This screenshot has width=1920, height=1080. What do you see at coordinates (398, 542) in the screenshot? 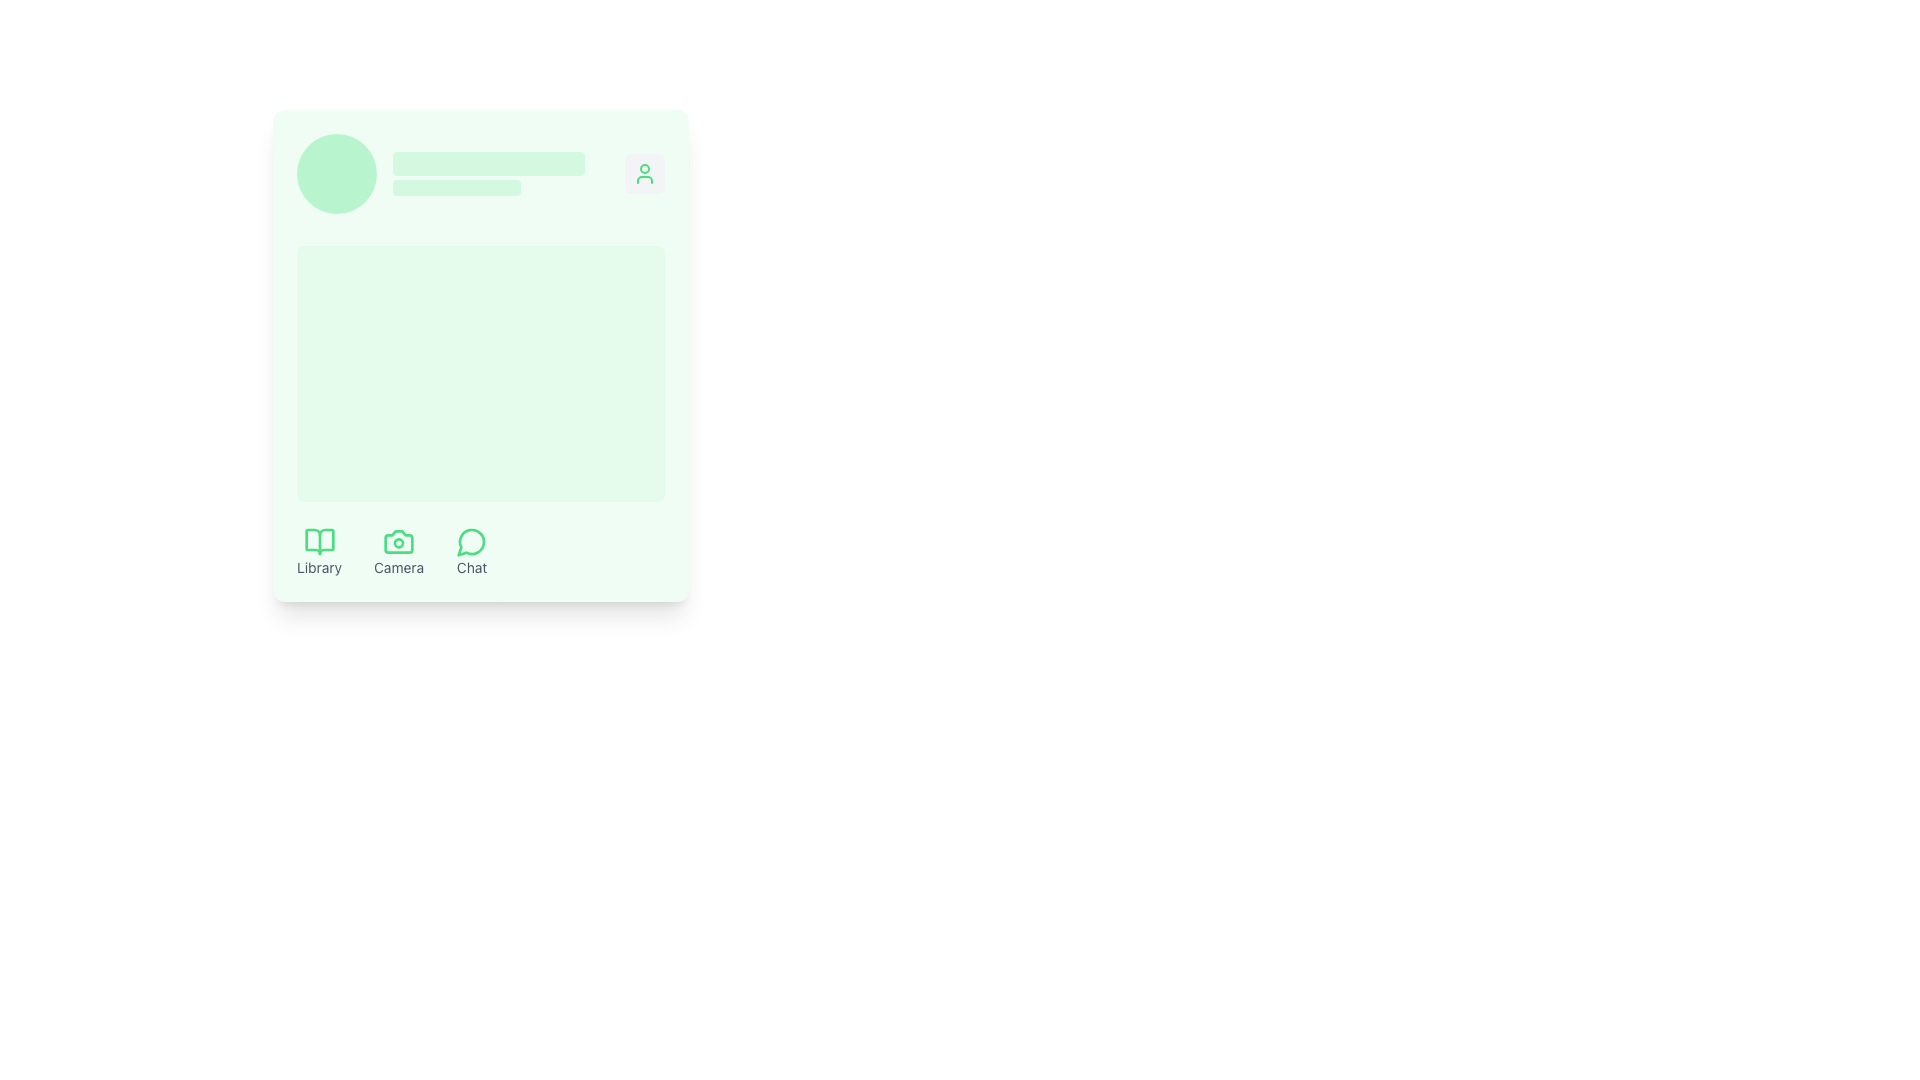
I see `the green camera icon located` at bounding box center [398, 542].